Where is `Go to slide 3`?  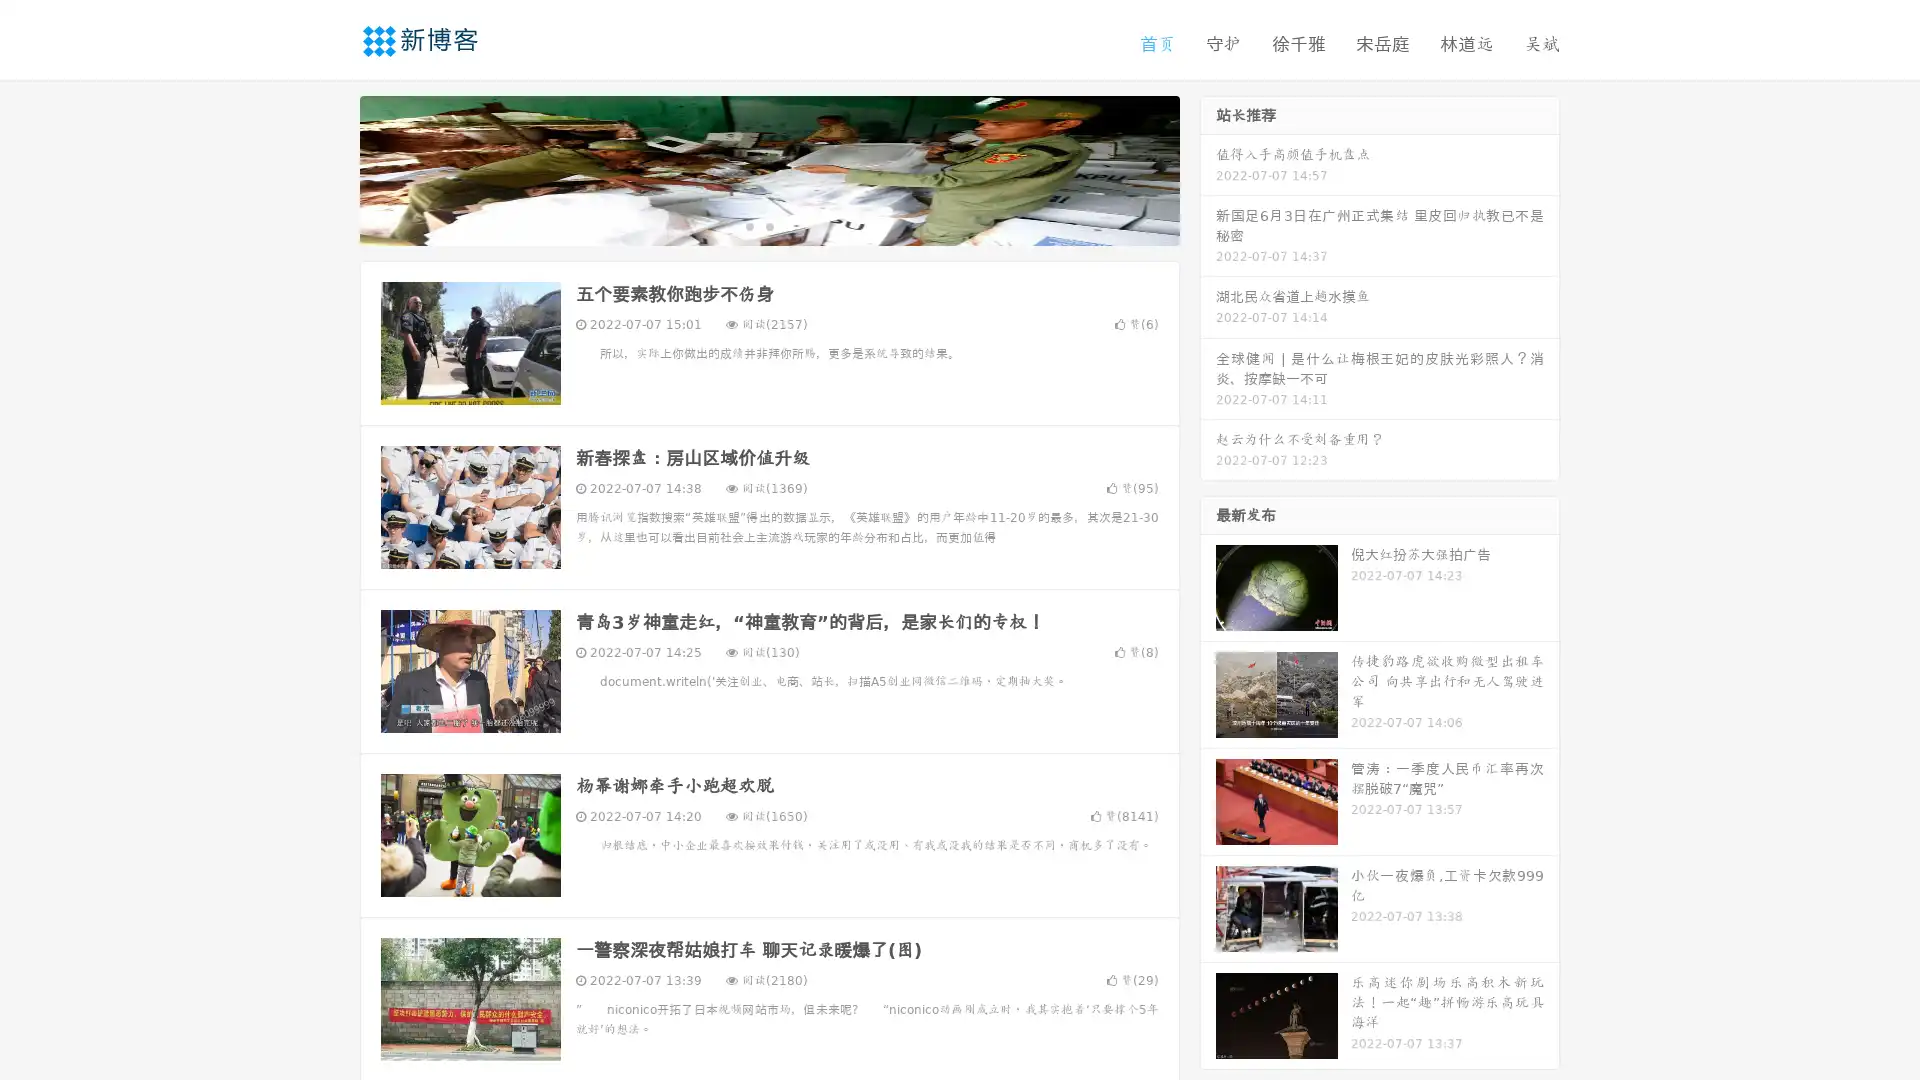
Go to slide 3 is located at coordinates (789, 225).